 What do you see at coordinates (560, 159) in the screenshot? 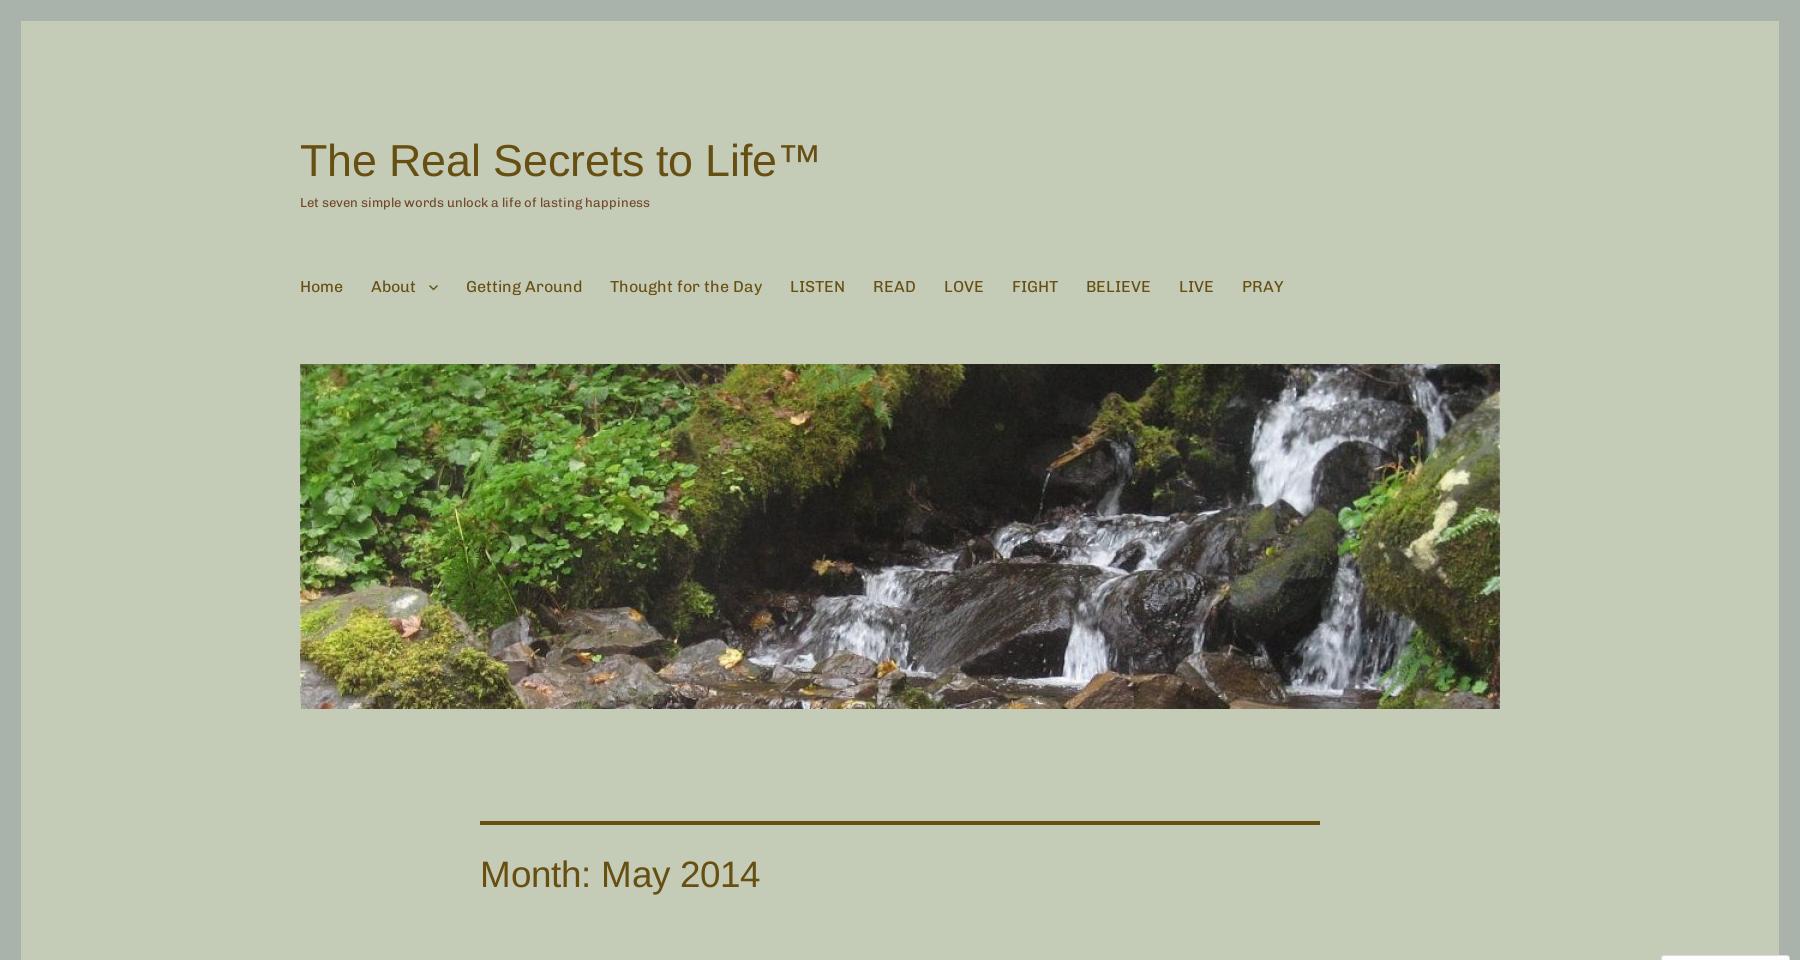
I see `'The Real Secrets to Life™'` at bounding box center [560, 159].